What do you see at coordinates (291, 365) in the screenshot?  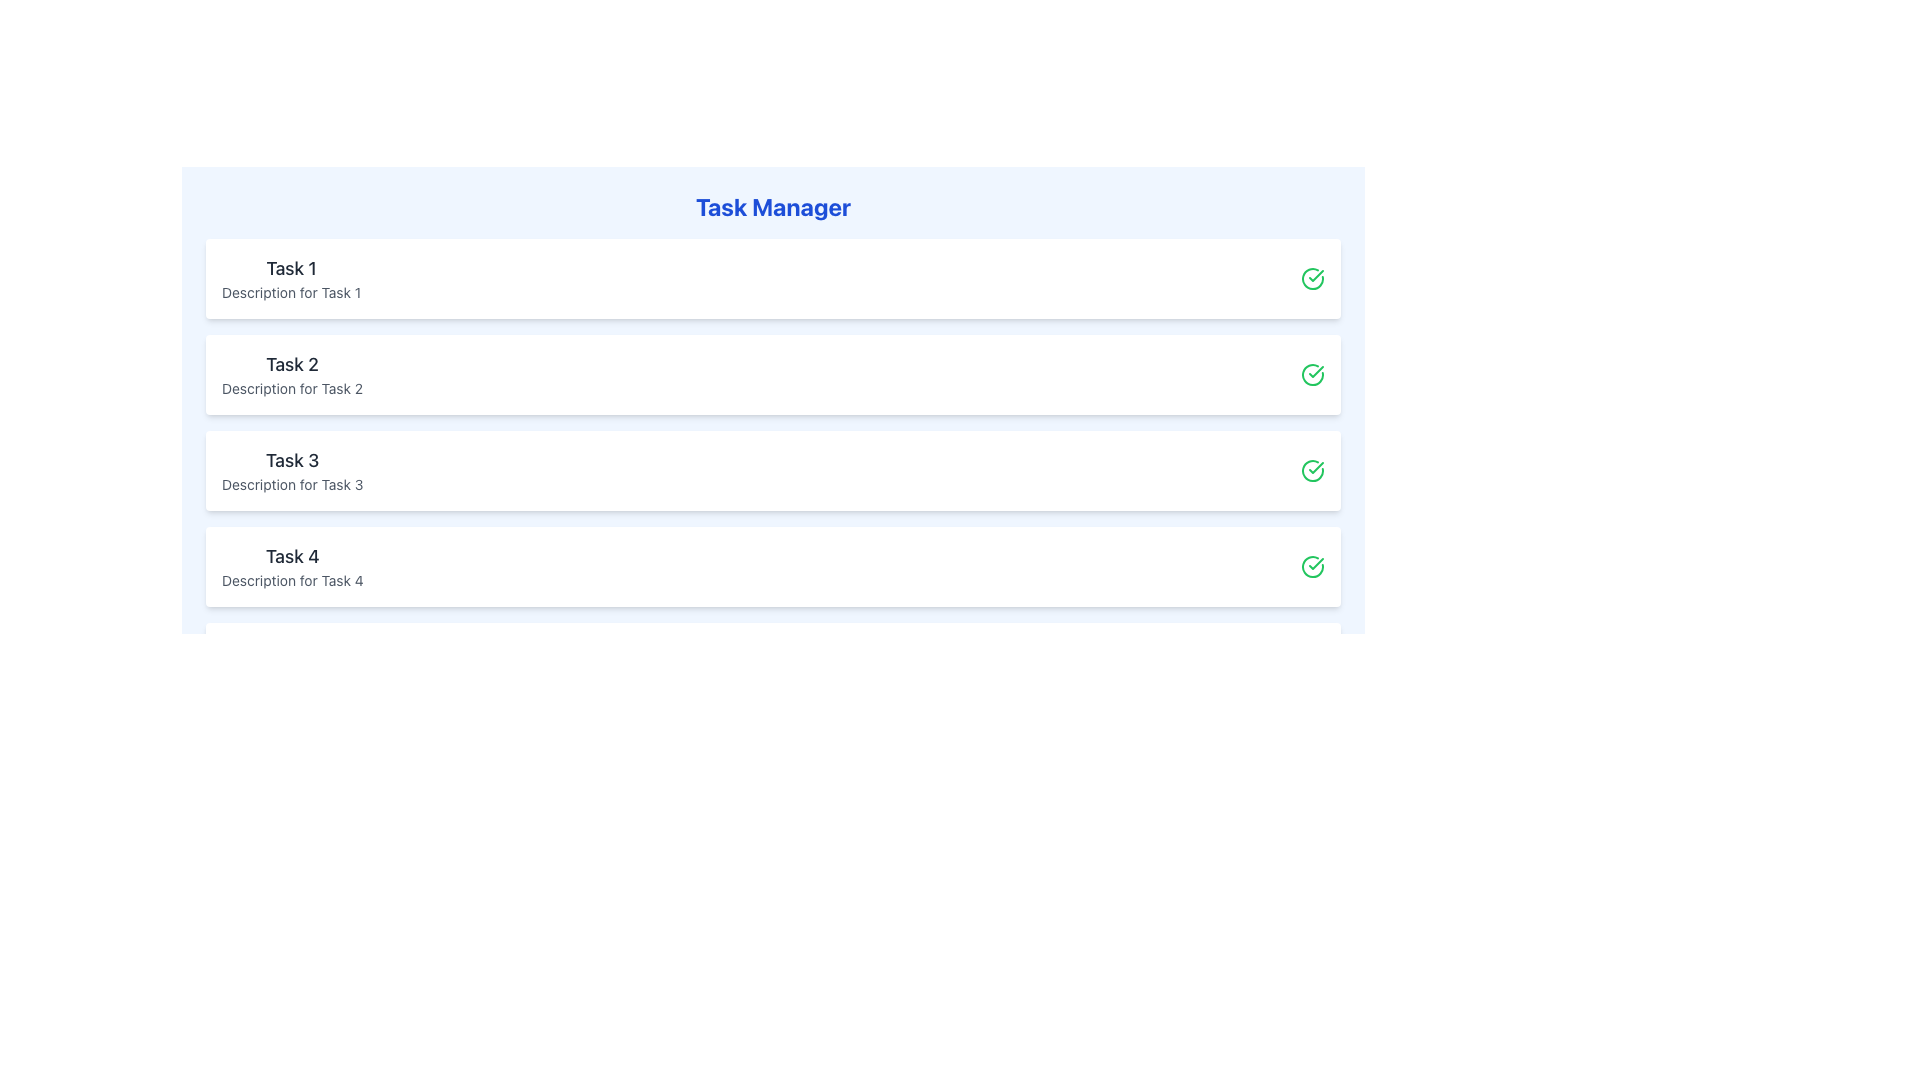 I see `the text label displaying 'Task 2' which is located within the second card and above the 'Description for Task 2' text` at bounding box center [291, 365].